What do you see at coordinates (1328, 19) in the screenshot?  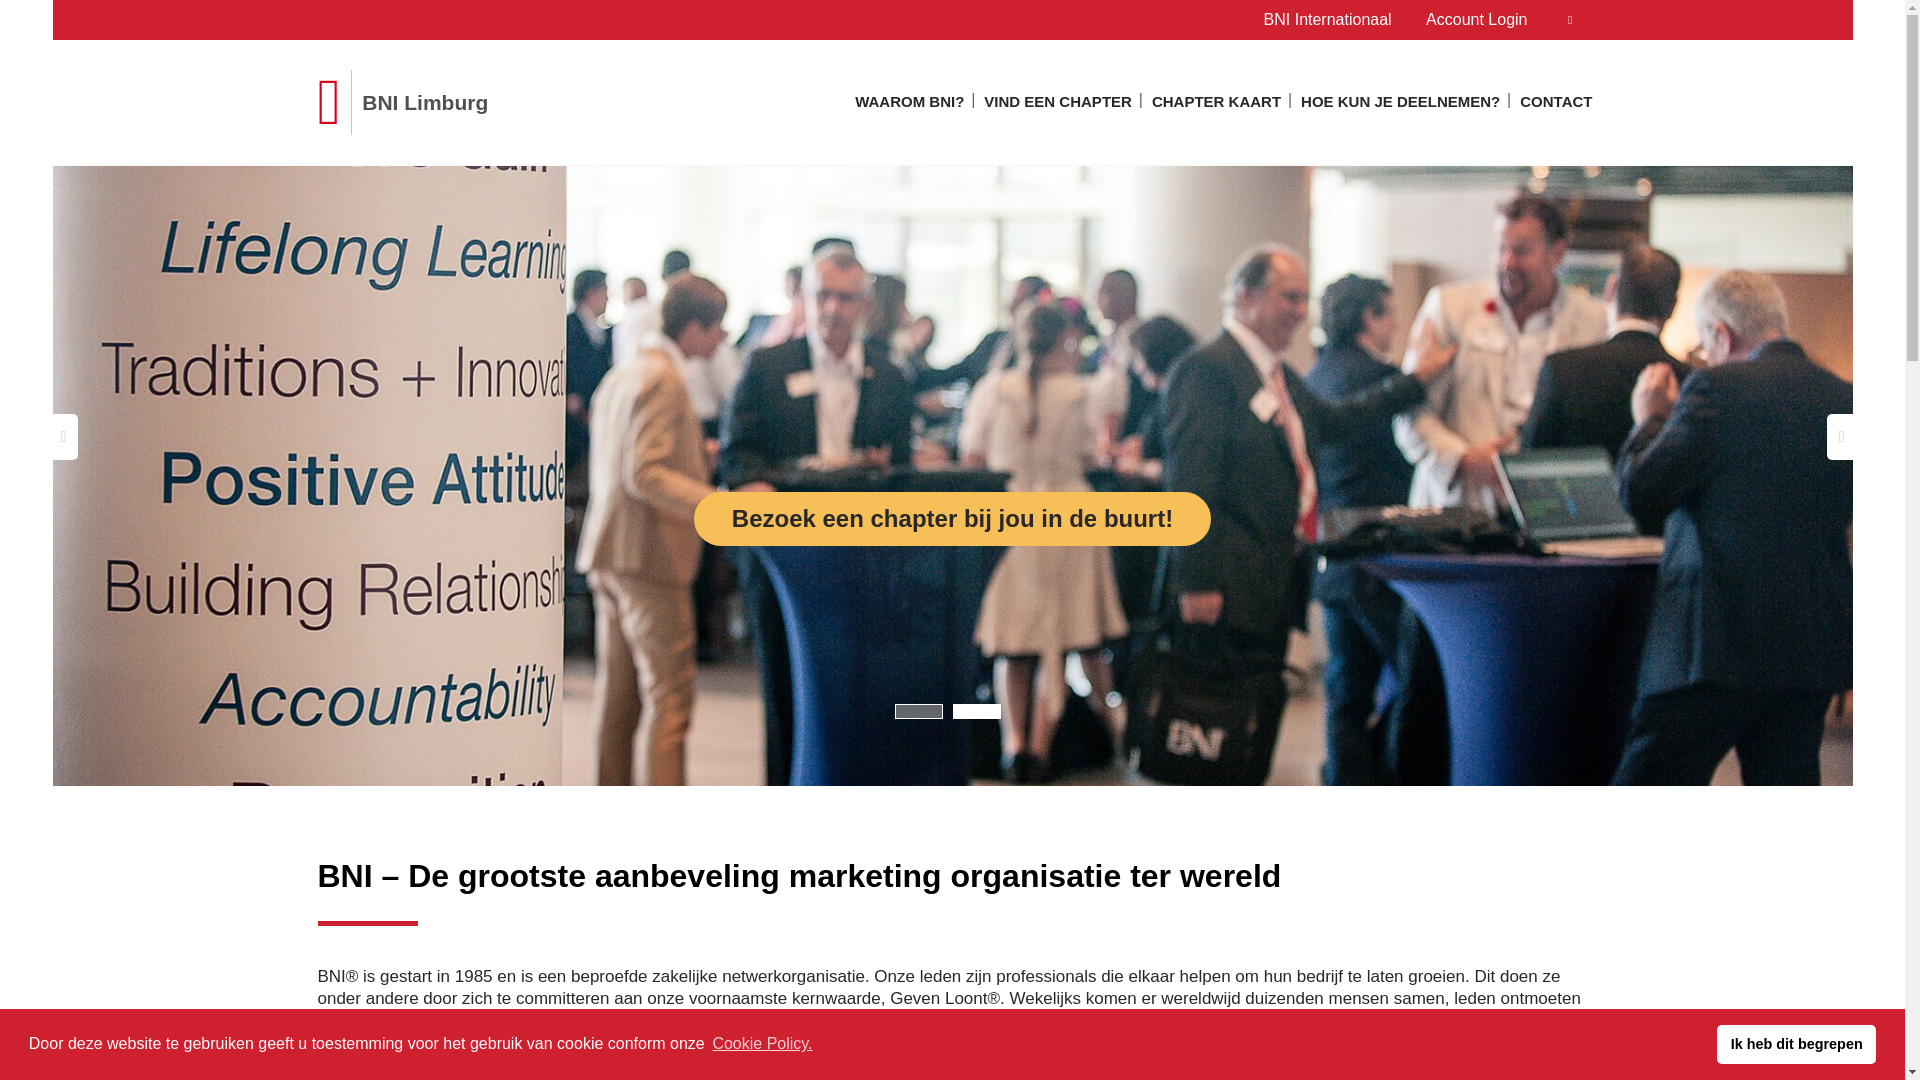 I see `'BNI Internationaal'` at bounding box center [1328, 19].